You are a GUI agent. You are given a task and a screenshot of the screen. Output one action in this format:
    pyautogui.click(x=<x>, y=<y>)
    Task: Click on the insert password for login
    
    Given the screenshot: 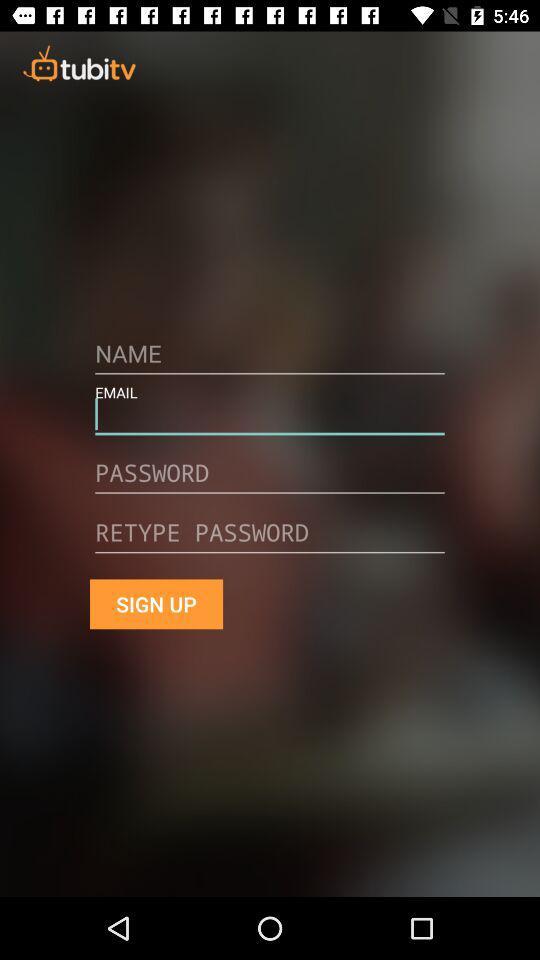 What is the action you would take?
    pyautogui.click(x=270, y=480)
    